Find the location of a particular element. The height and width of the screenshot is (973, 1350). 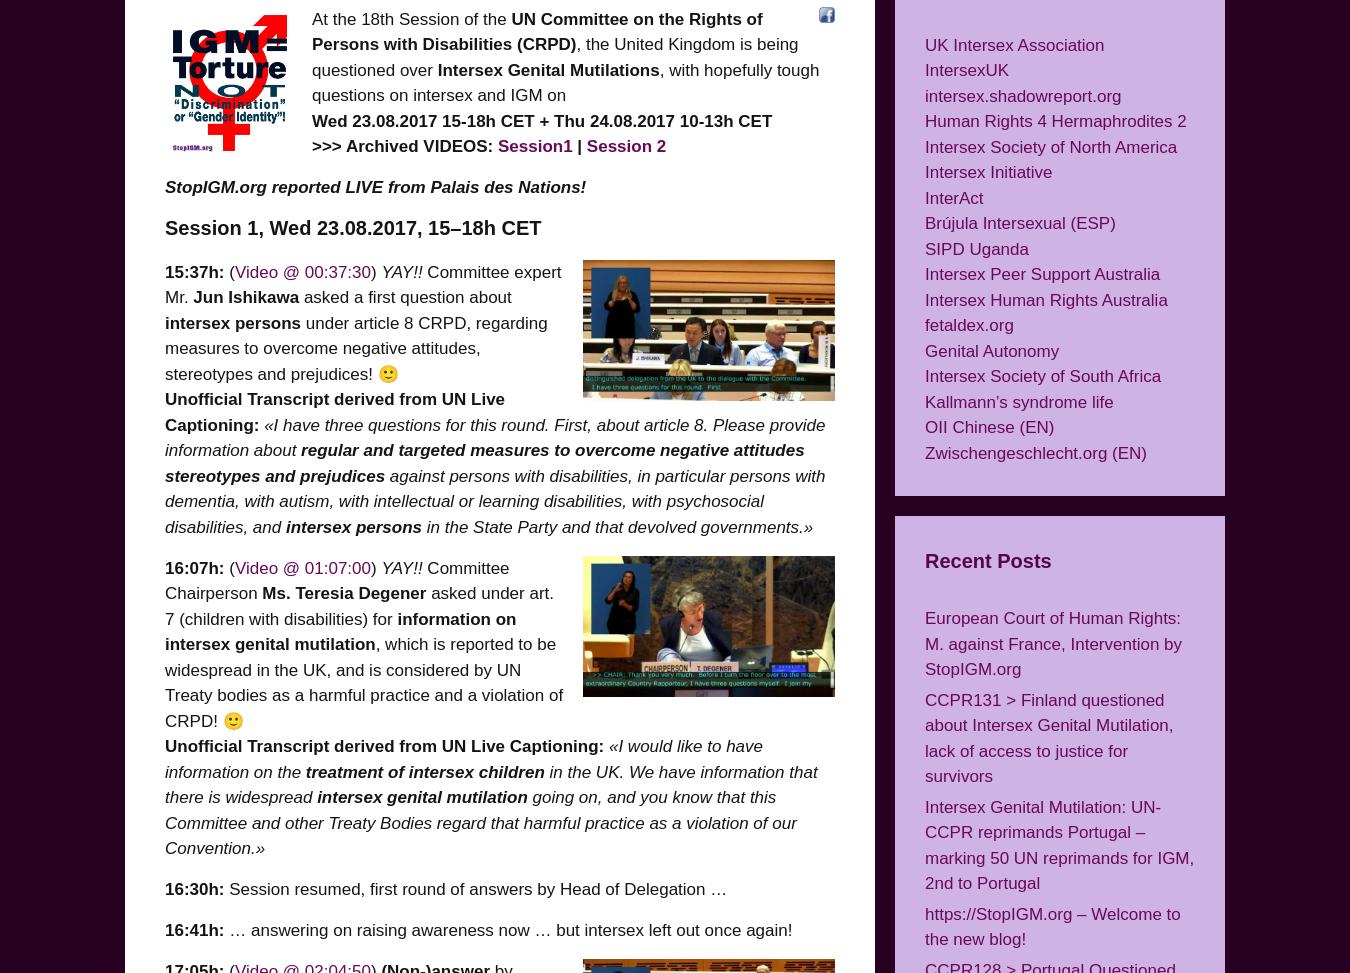

'Committee expert Mr.' is located at coordinates (363, 284).